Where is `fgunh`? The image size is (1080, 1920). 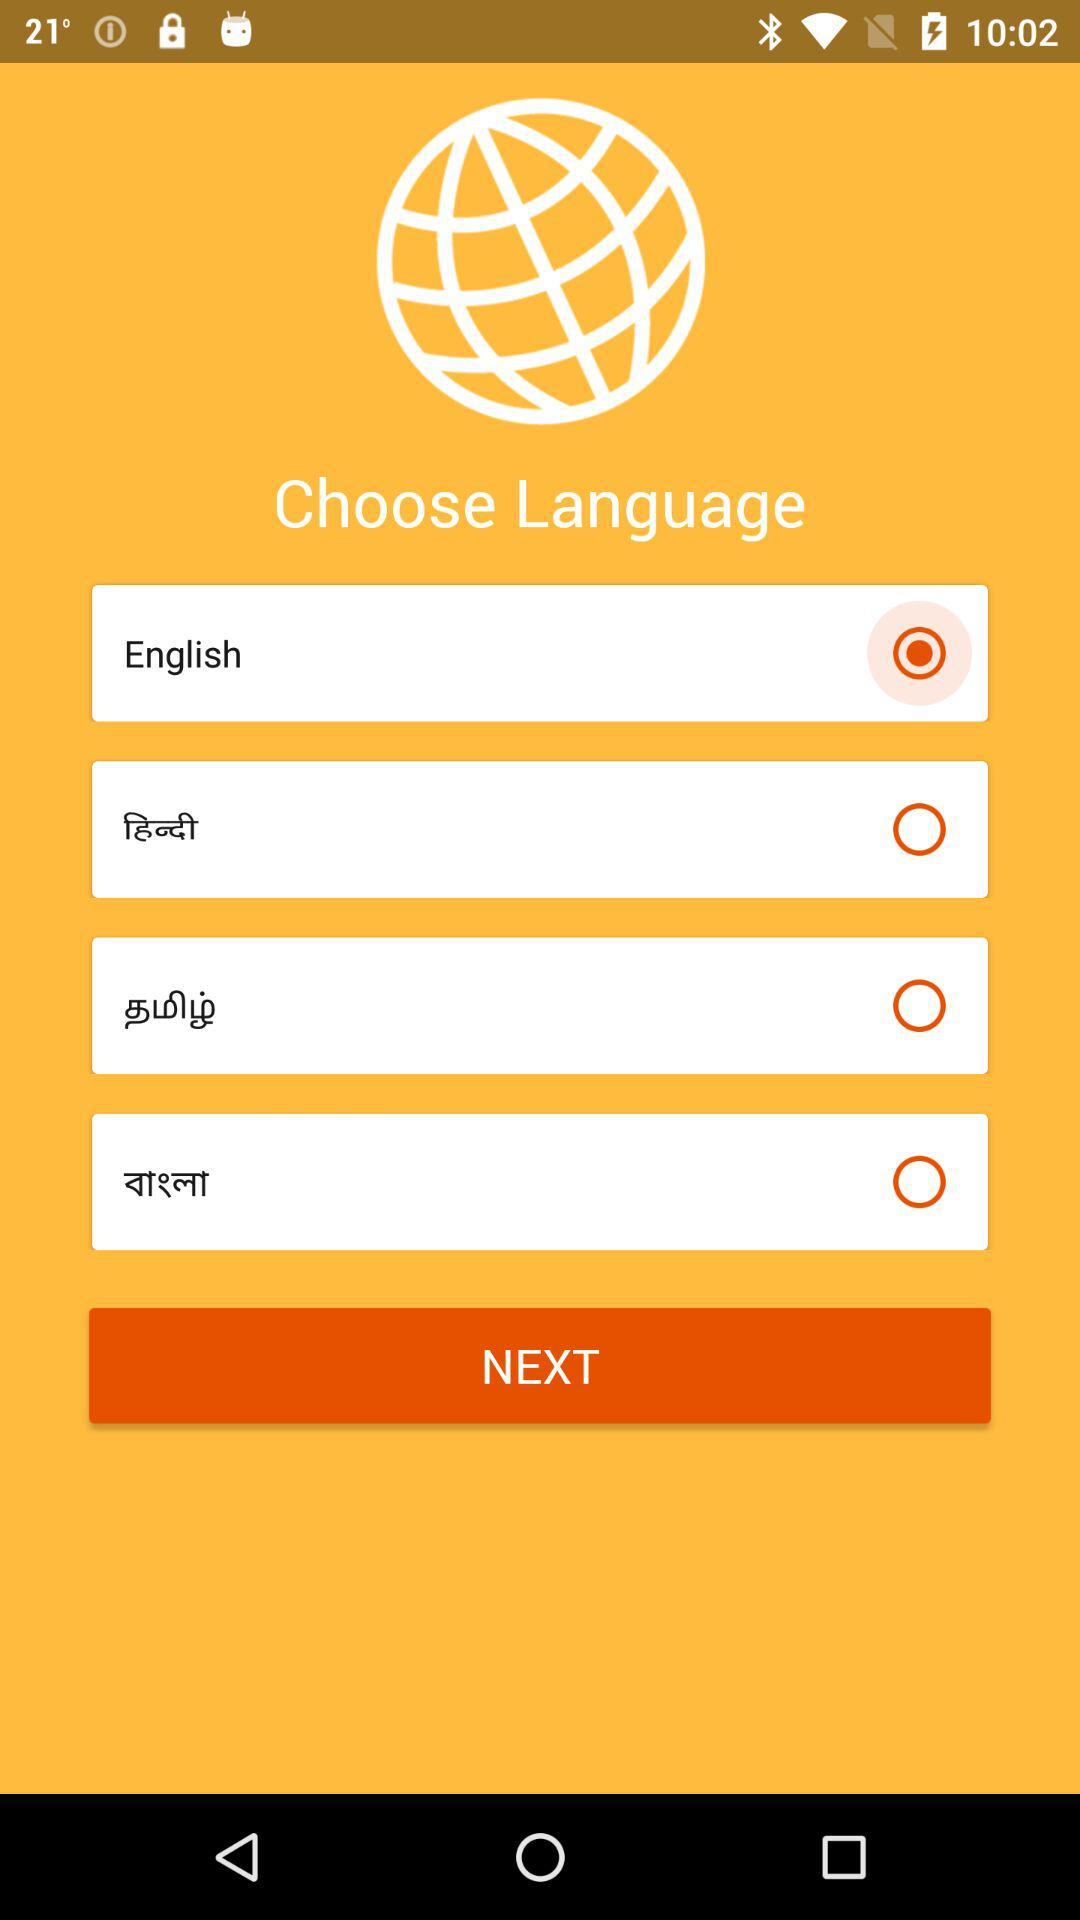
fgunh is located at coordinates (496, 829).